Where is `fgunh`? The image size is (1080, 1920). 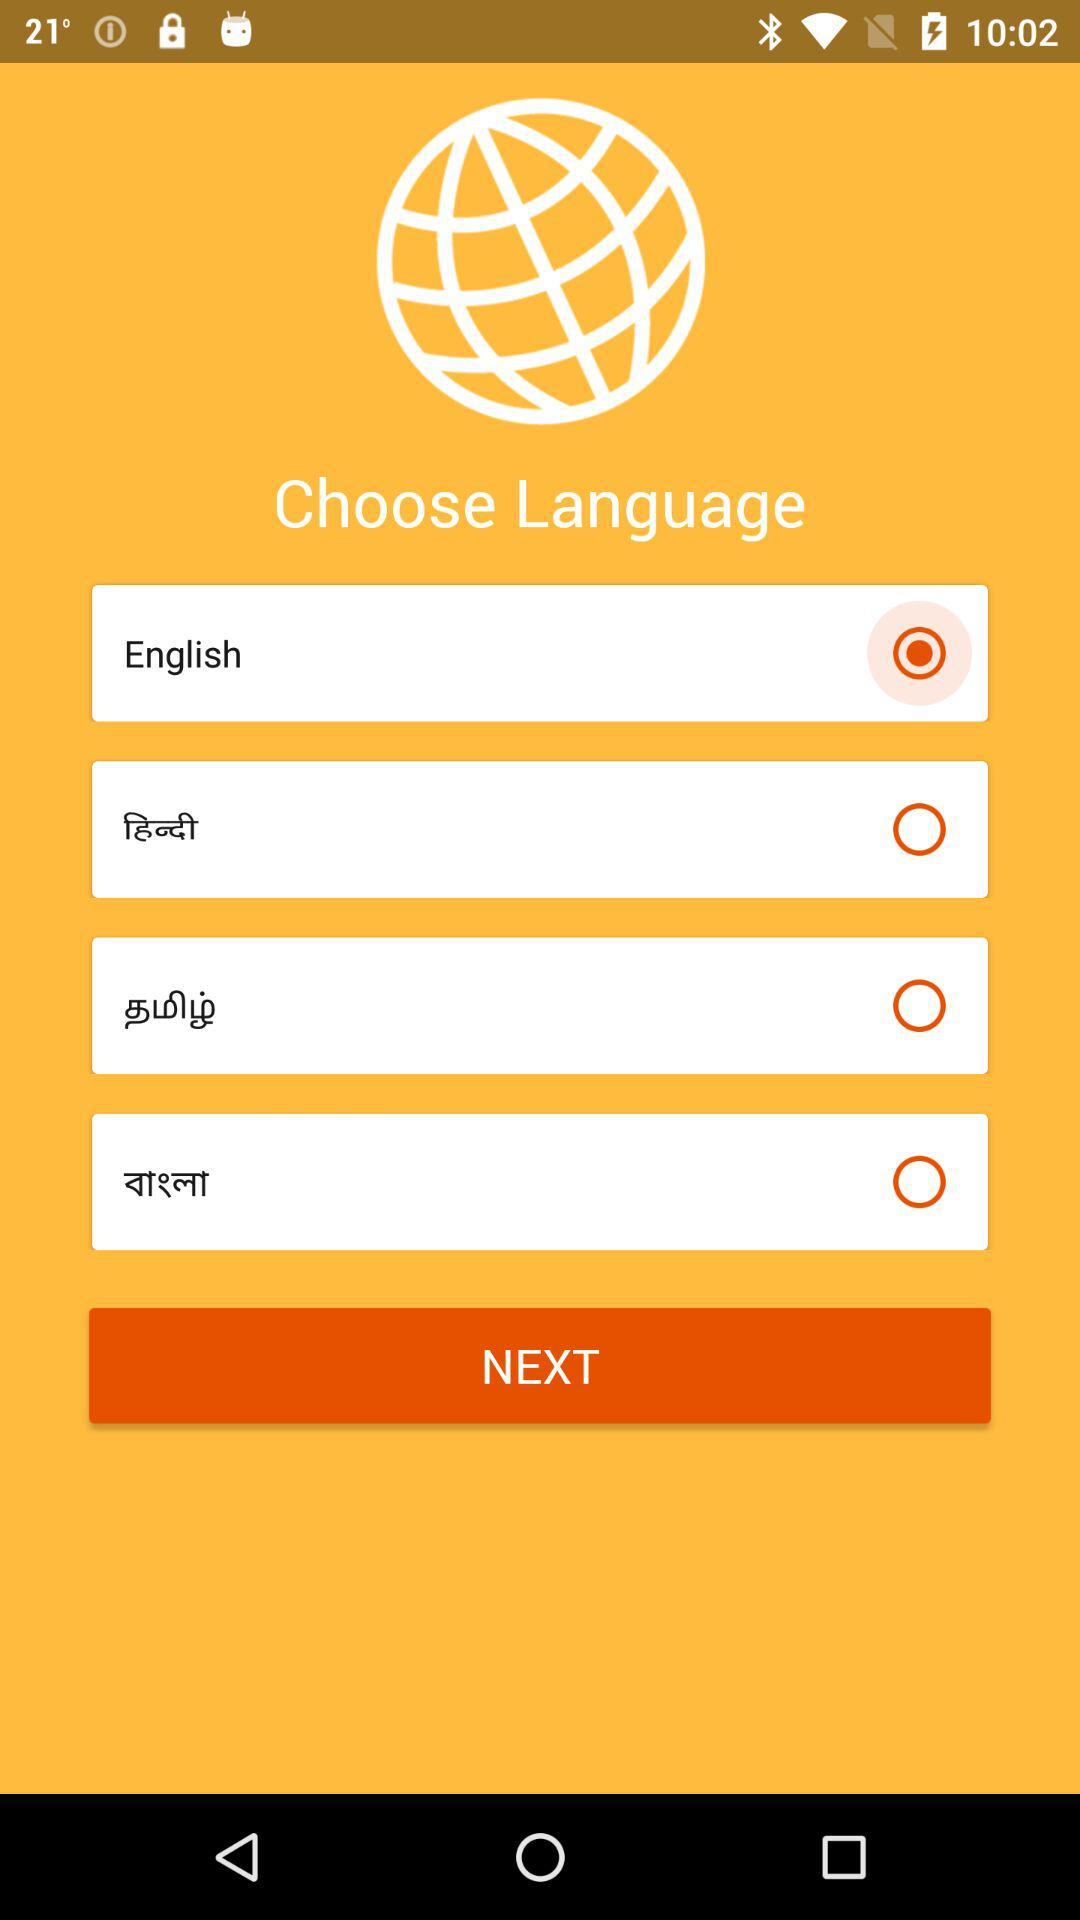
fgunh is located at coordinates (496, 829).